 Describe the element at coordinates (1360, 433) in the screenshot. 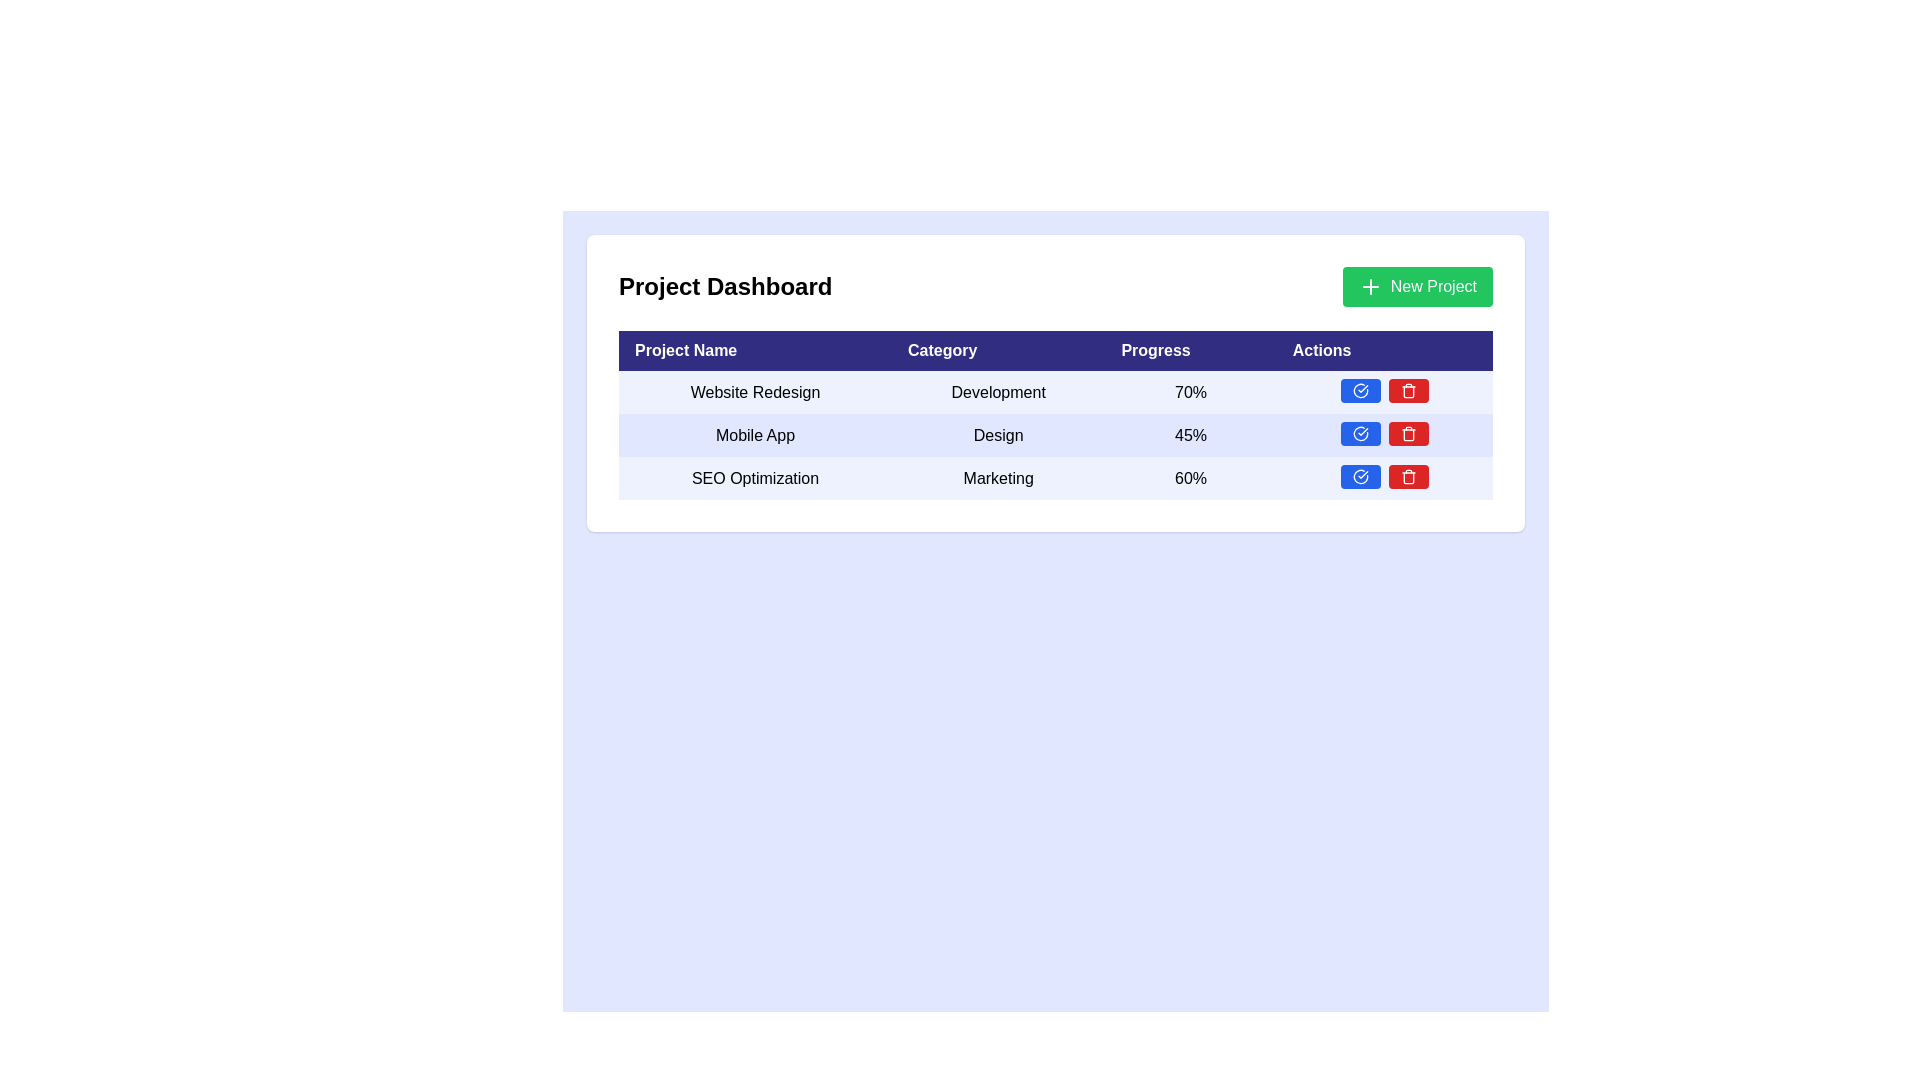

I see `the blue circular icon button with a white checkmark in the 'Actions' column of the second row in the table` at that location.